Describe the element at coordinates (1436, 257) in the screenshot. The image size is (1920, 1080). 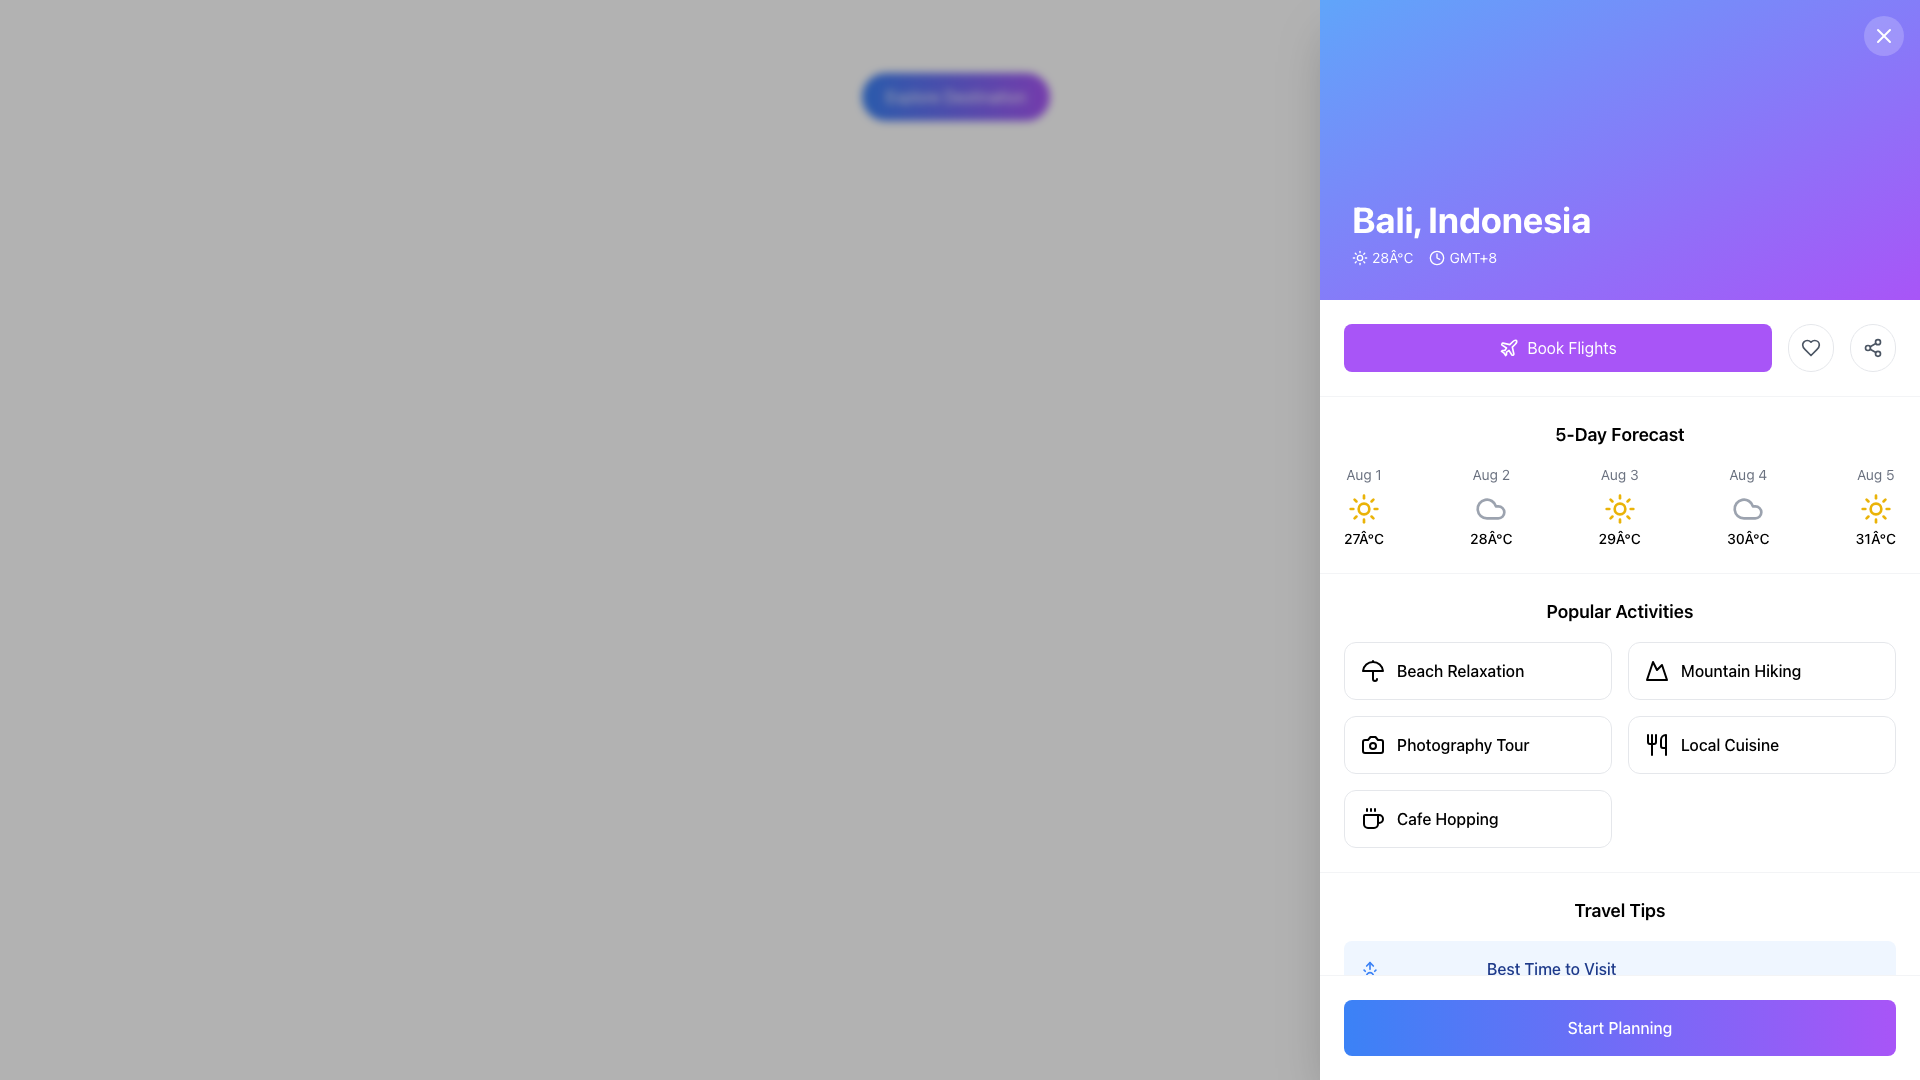
I see `the timezone icon located to the left of the 'GMT+8' text and to the right of the temperature display` at that location.